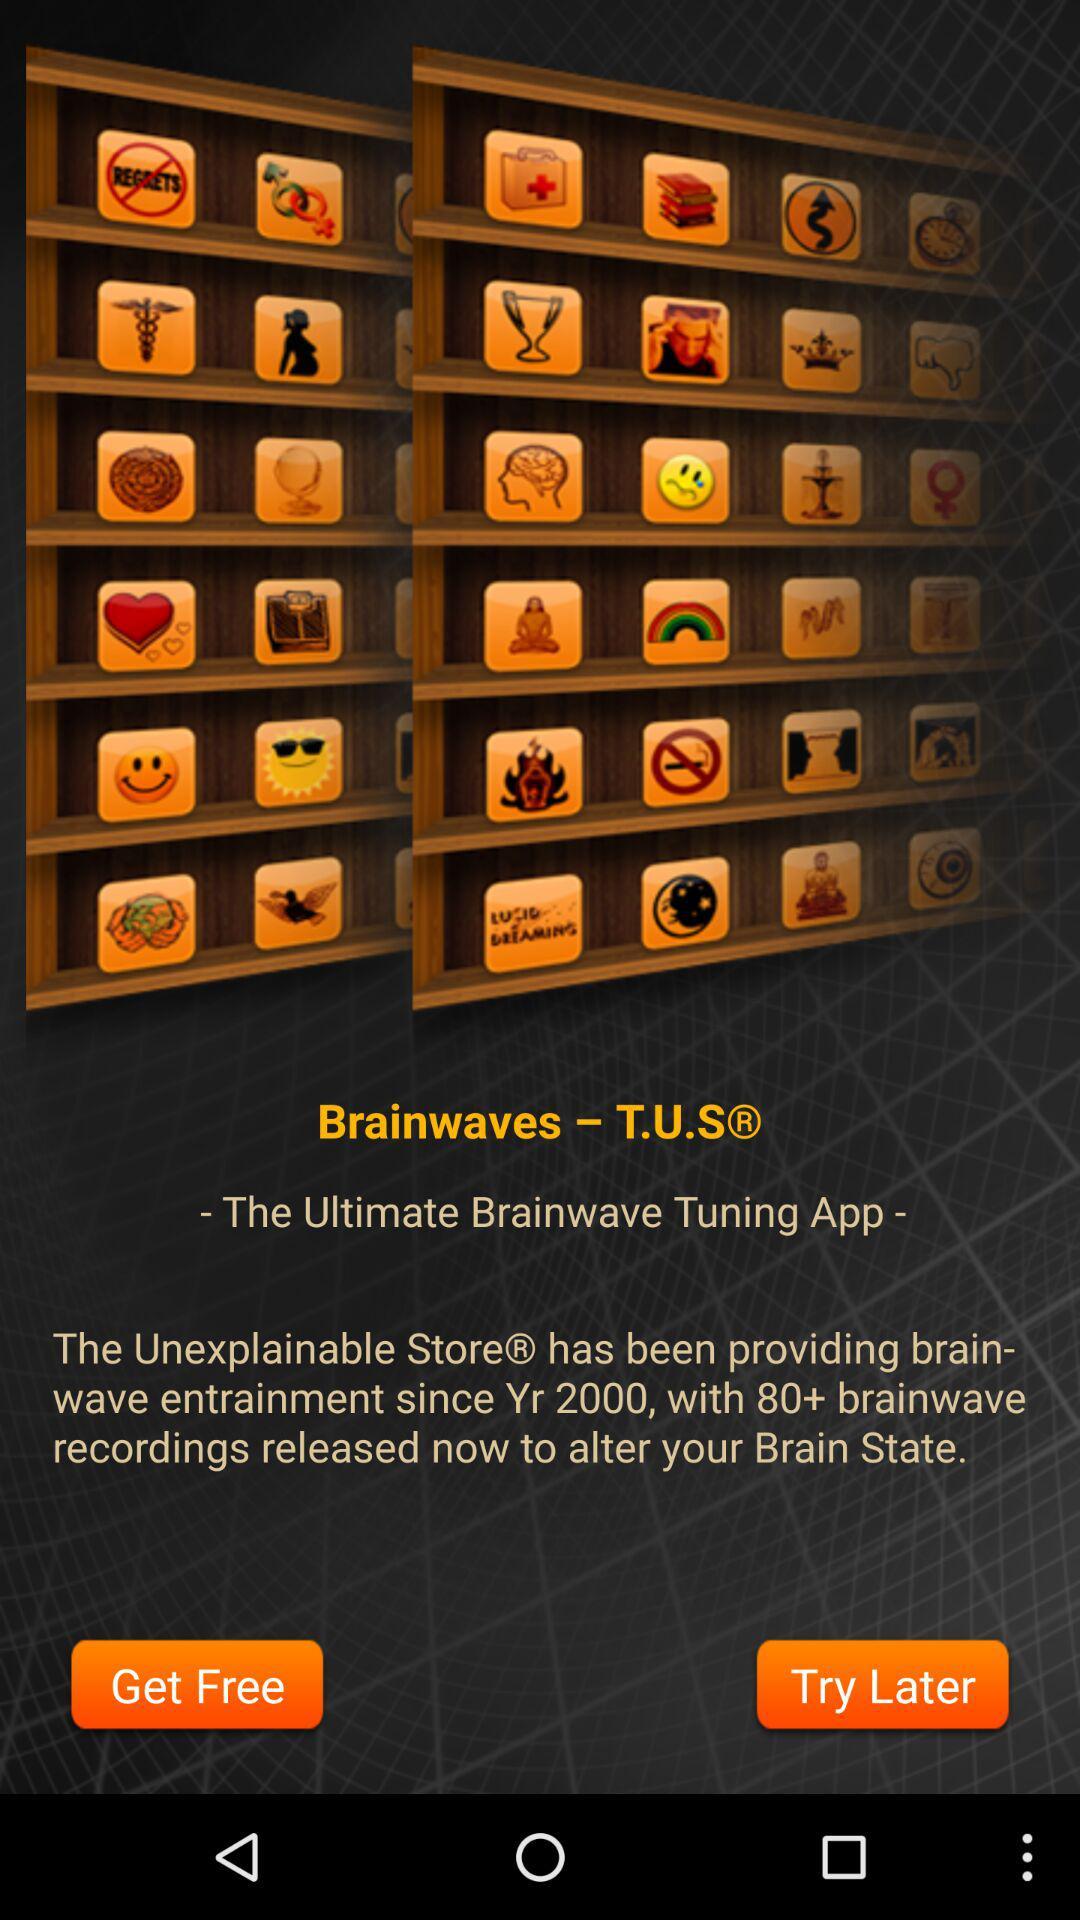  Describe the element at coordinates (540, 557) in the screenshot. I see `the icon above brainwaves t u` at that location.